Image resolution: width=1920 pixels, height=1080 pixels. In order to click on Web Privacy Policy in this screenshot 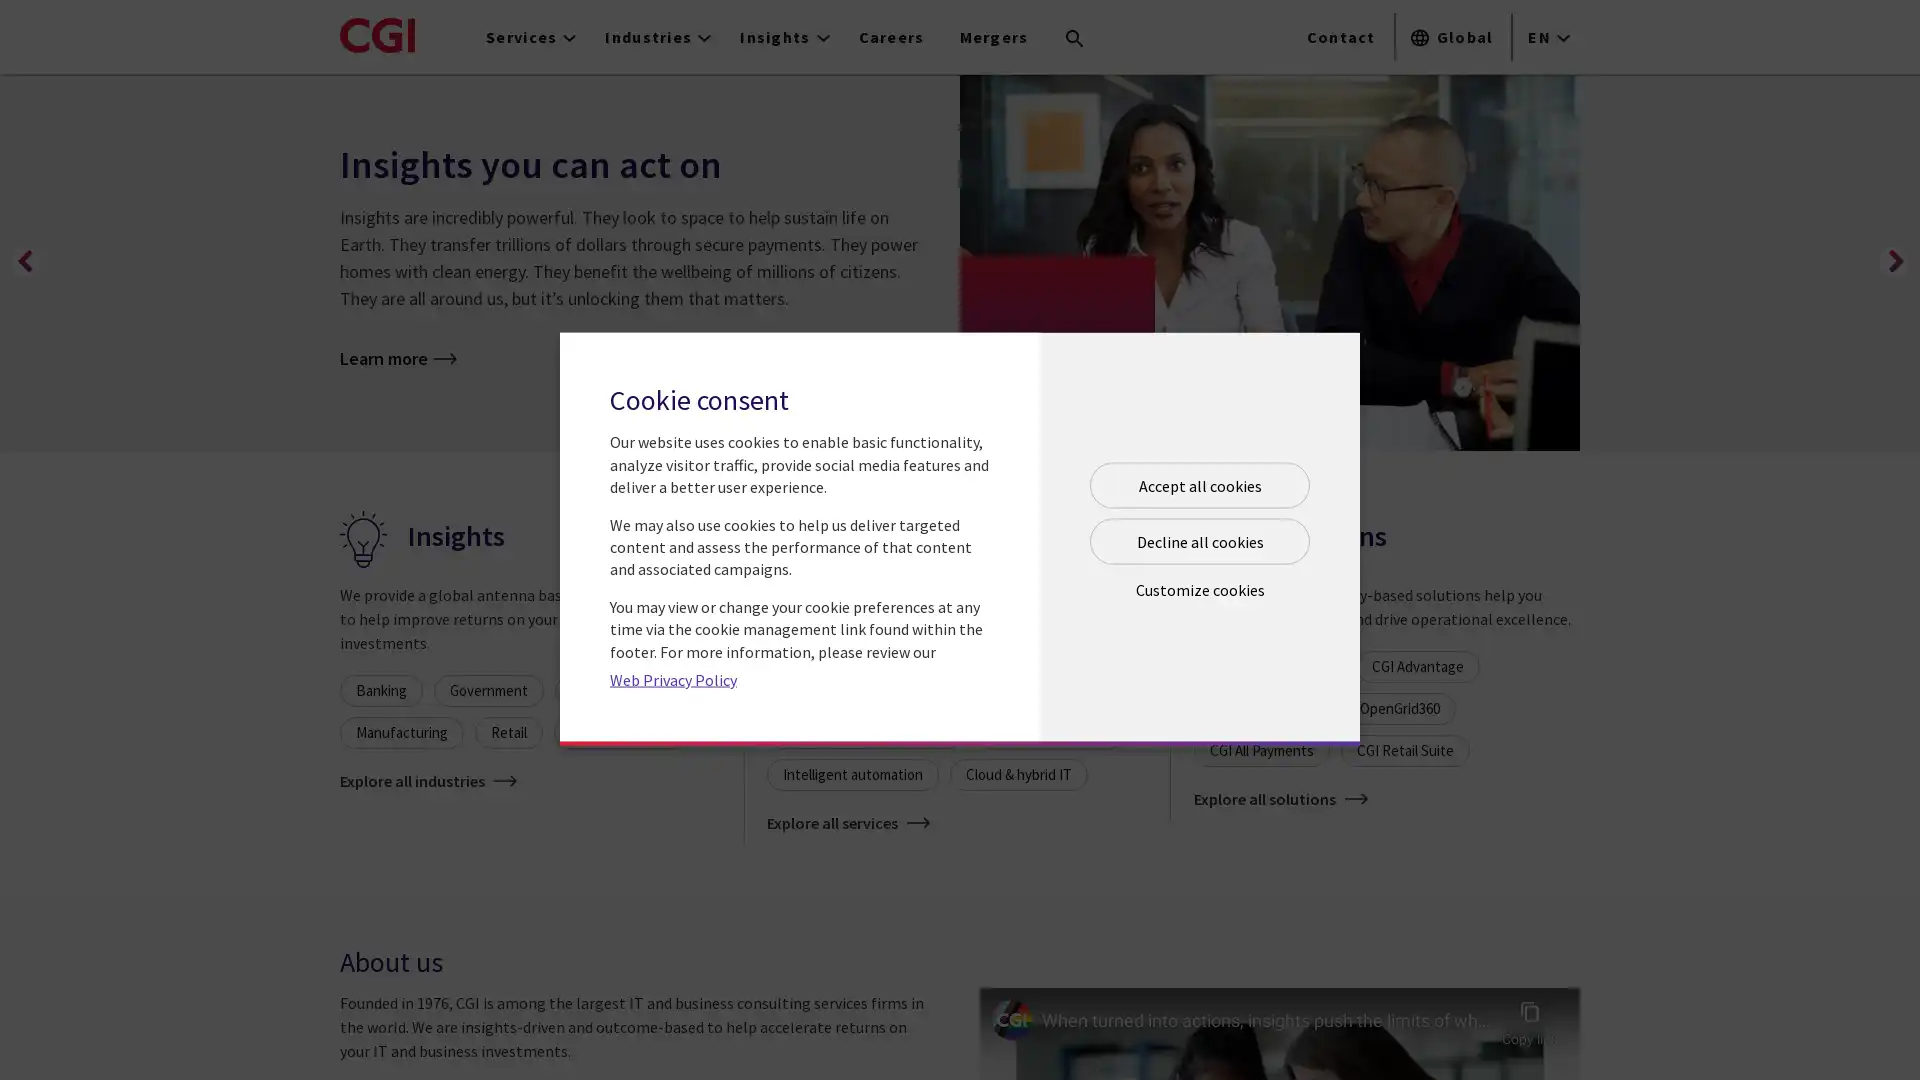, I will do `click(673, 677)`.